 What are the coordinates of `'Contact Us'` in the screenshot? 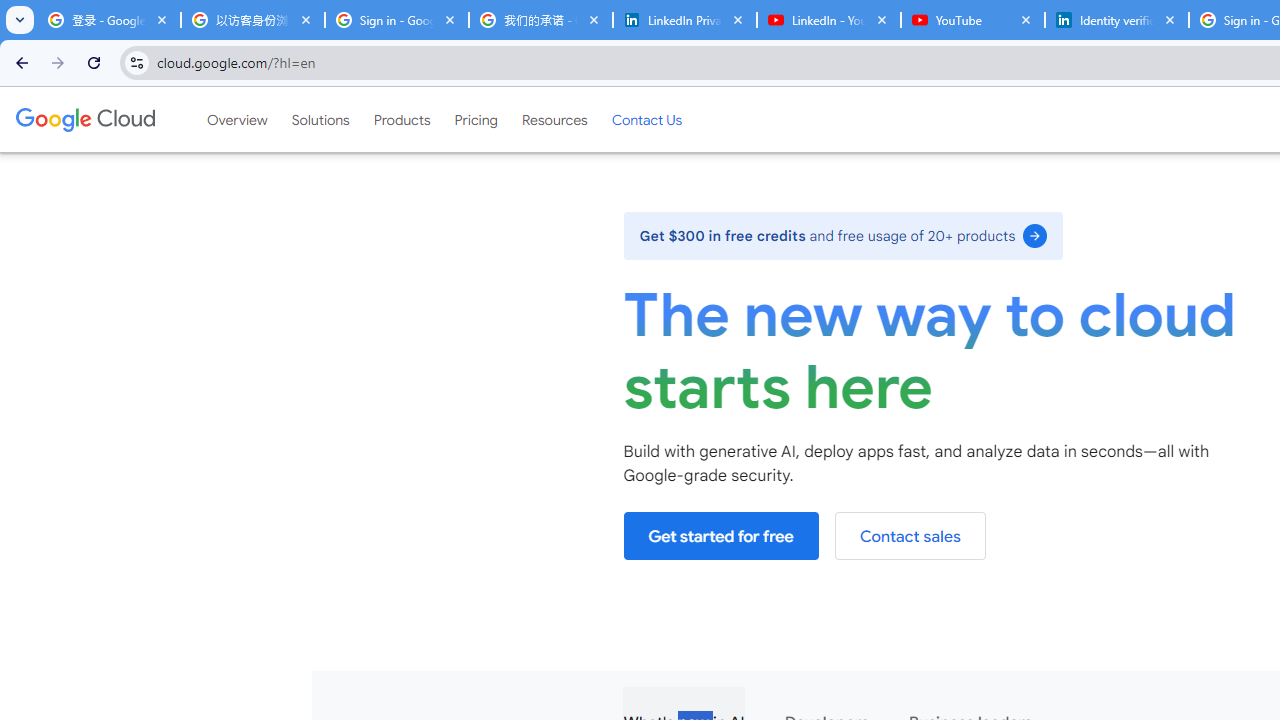 It's located at (647, 119).